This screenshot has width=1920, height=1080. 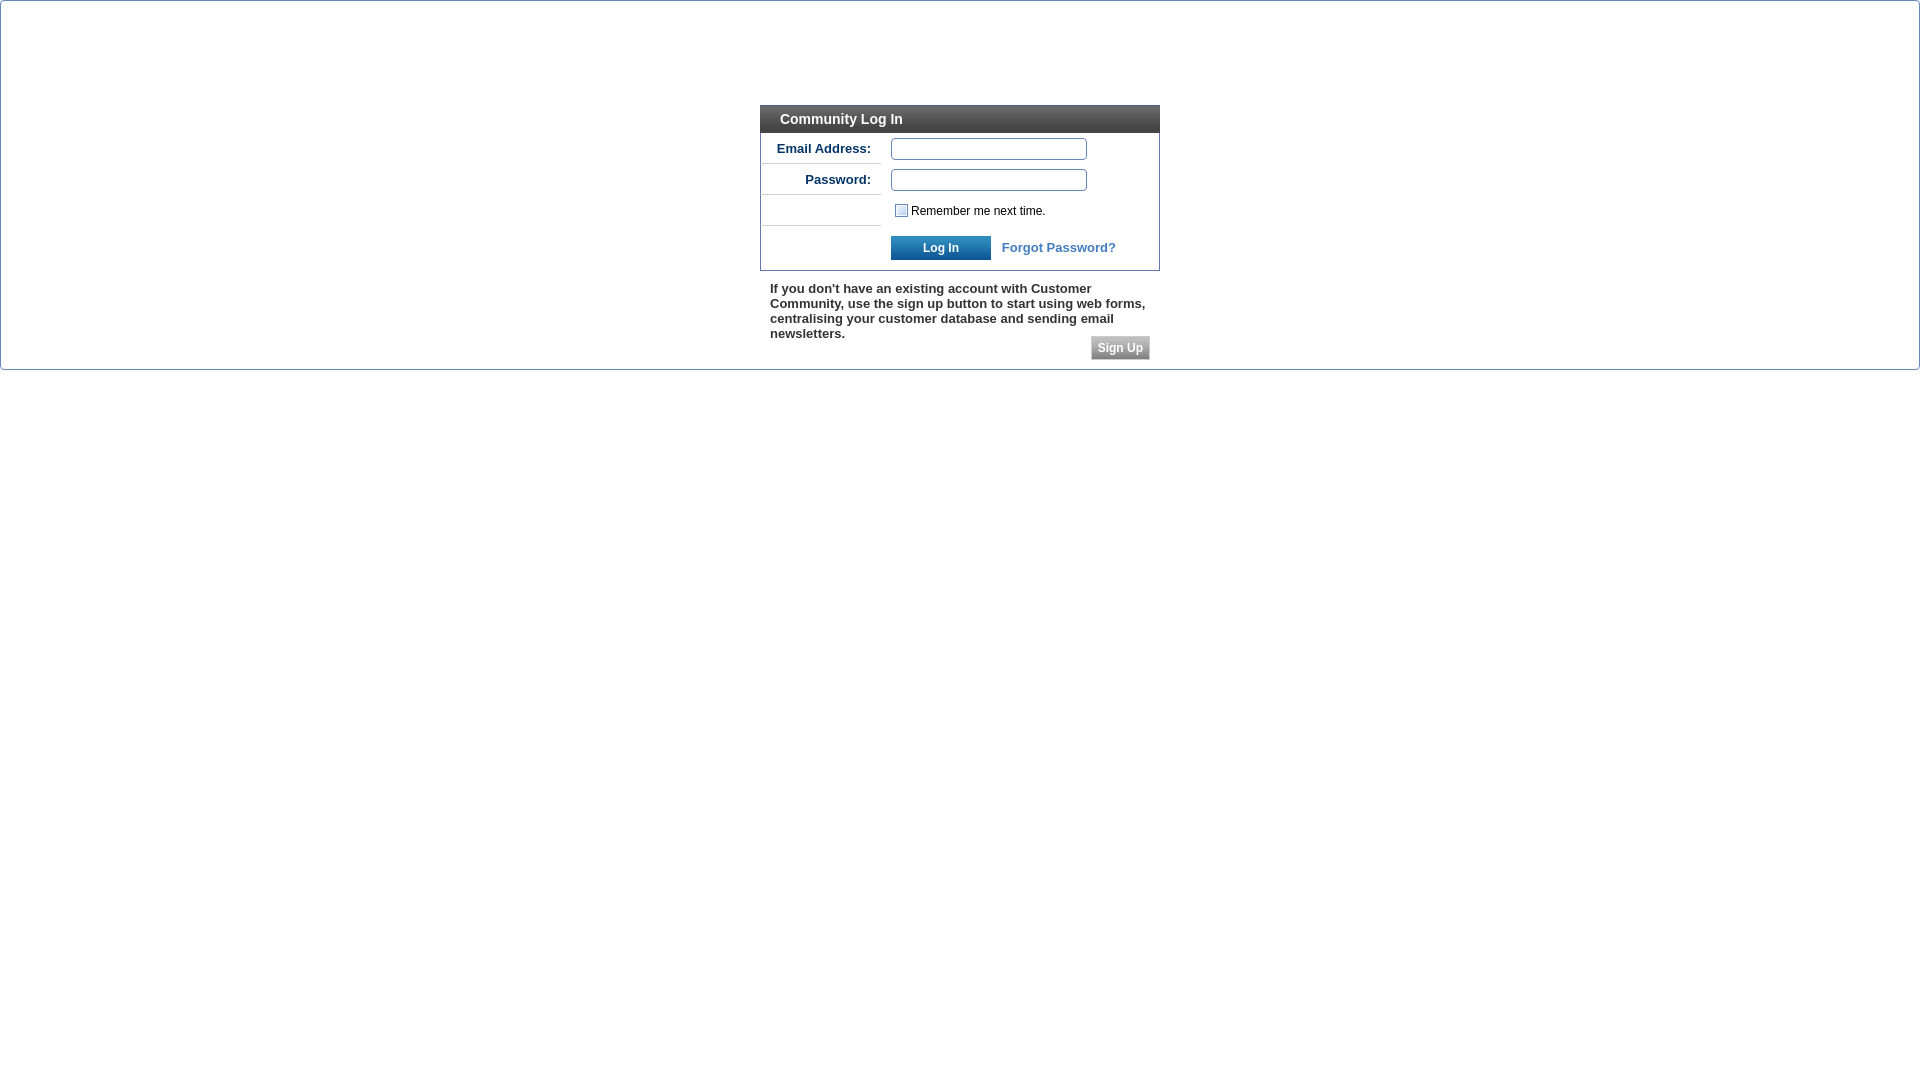 I want to click on 'Forgot Password?', so click(x=1002, y=246).